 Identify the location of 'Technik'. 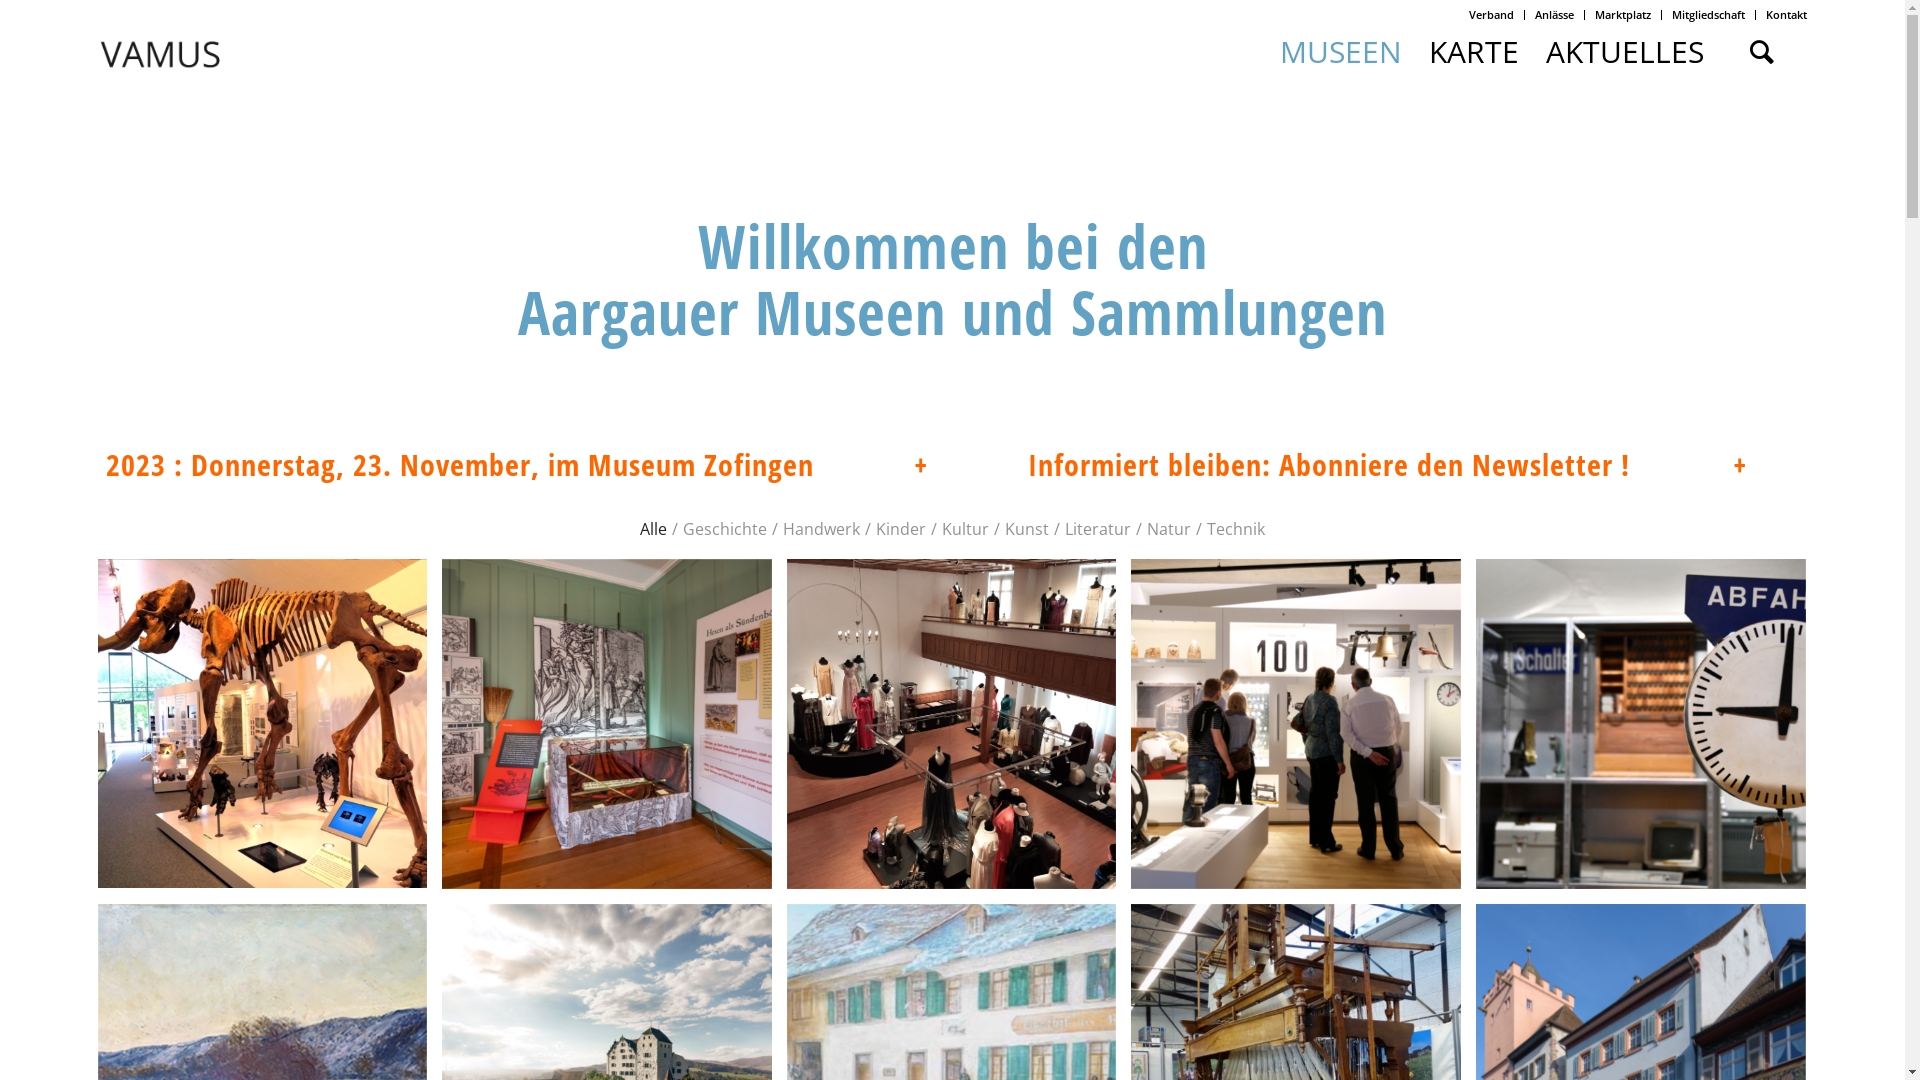
(1205, 503).